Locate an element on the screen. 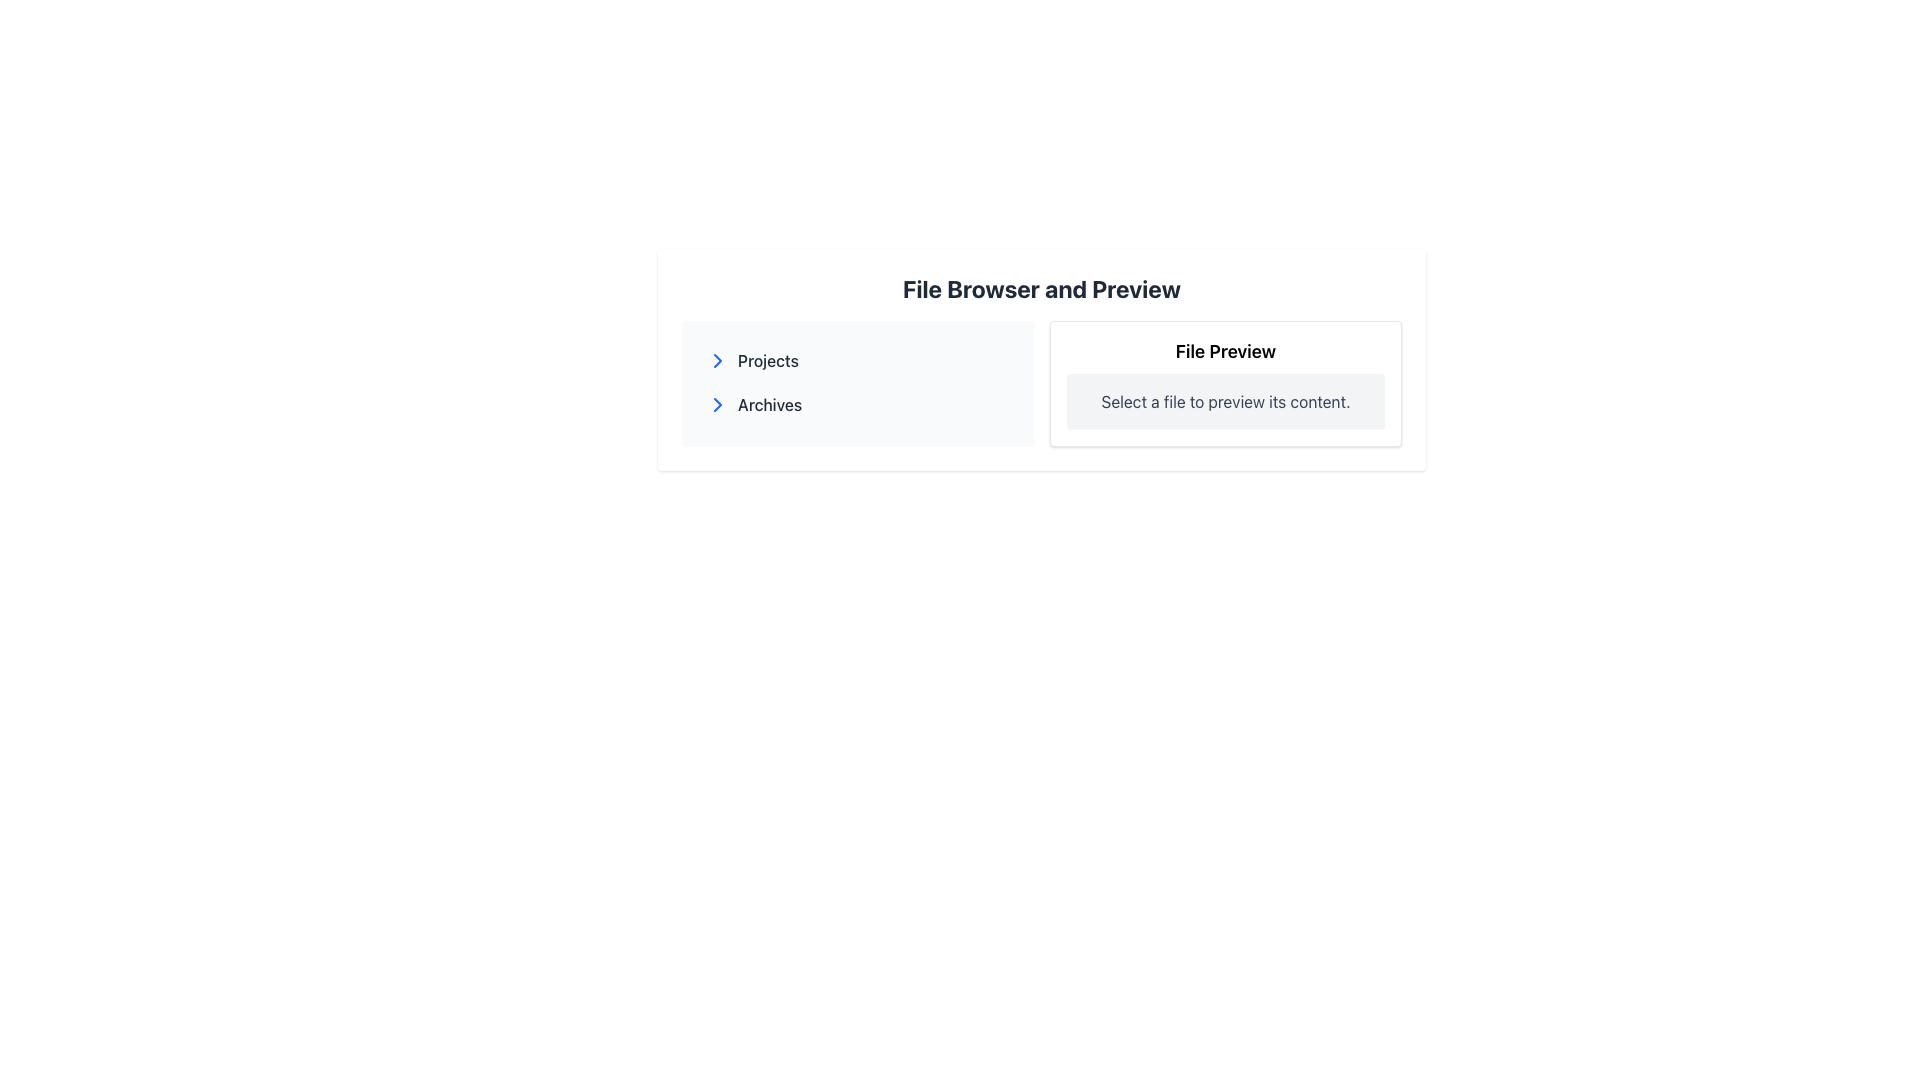 This screenshot has height=1080, width=1920. the chevron icon located at the beginning of the 'Archives' list item in the left panel is located at coordinates (718, 405).